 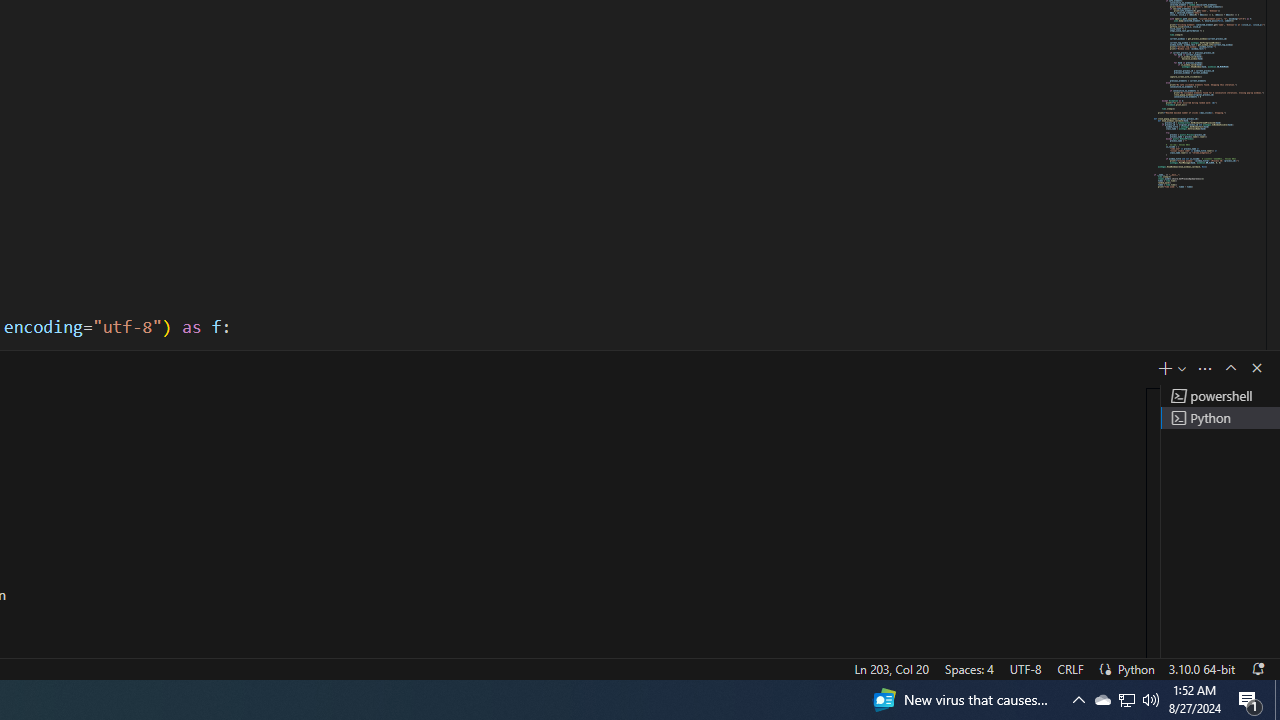 What do you see at coordinates (1219, 416) in the screenshot?
I see `'Terminal 3 Python'` at bounding box center [1219, 416].